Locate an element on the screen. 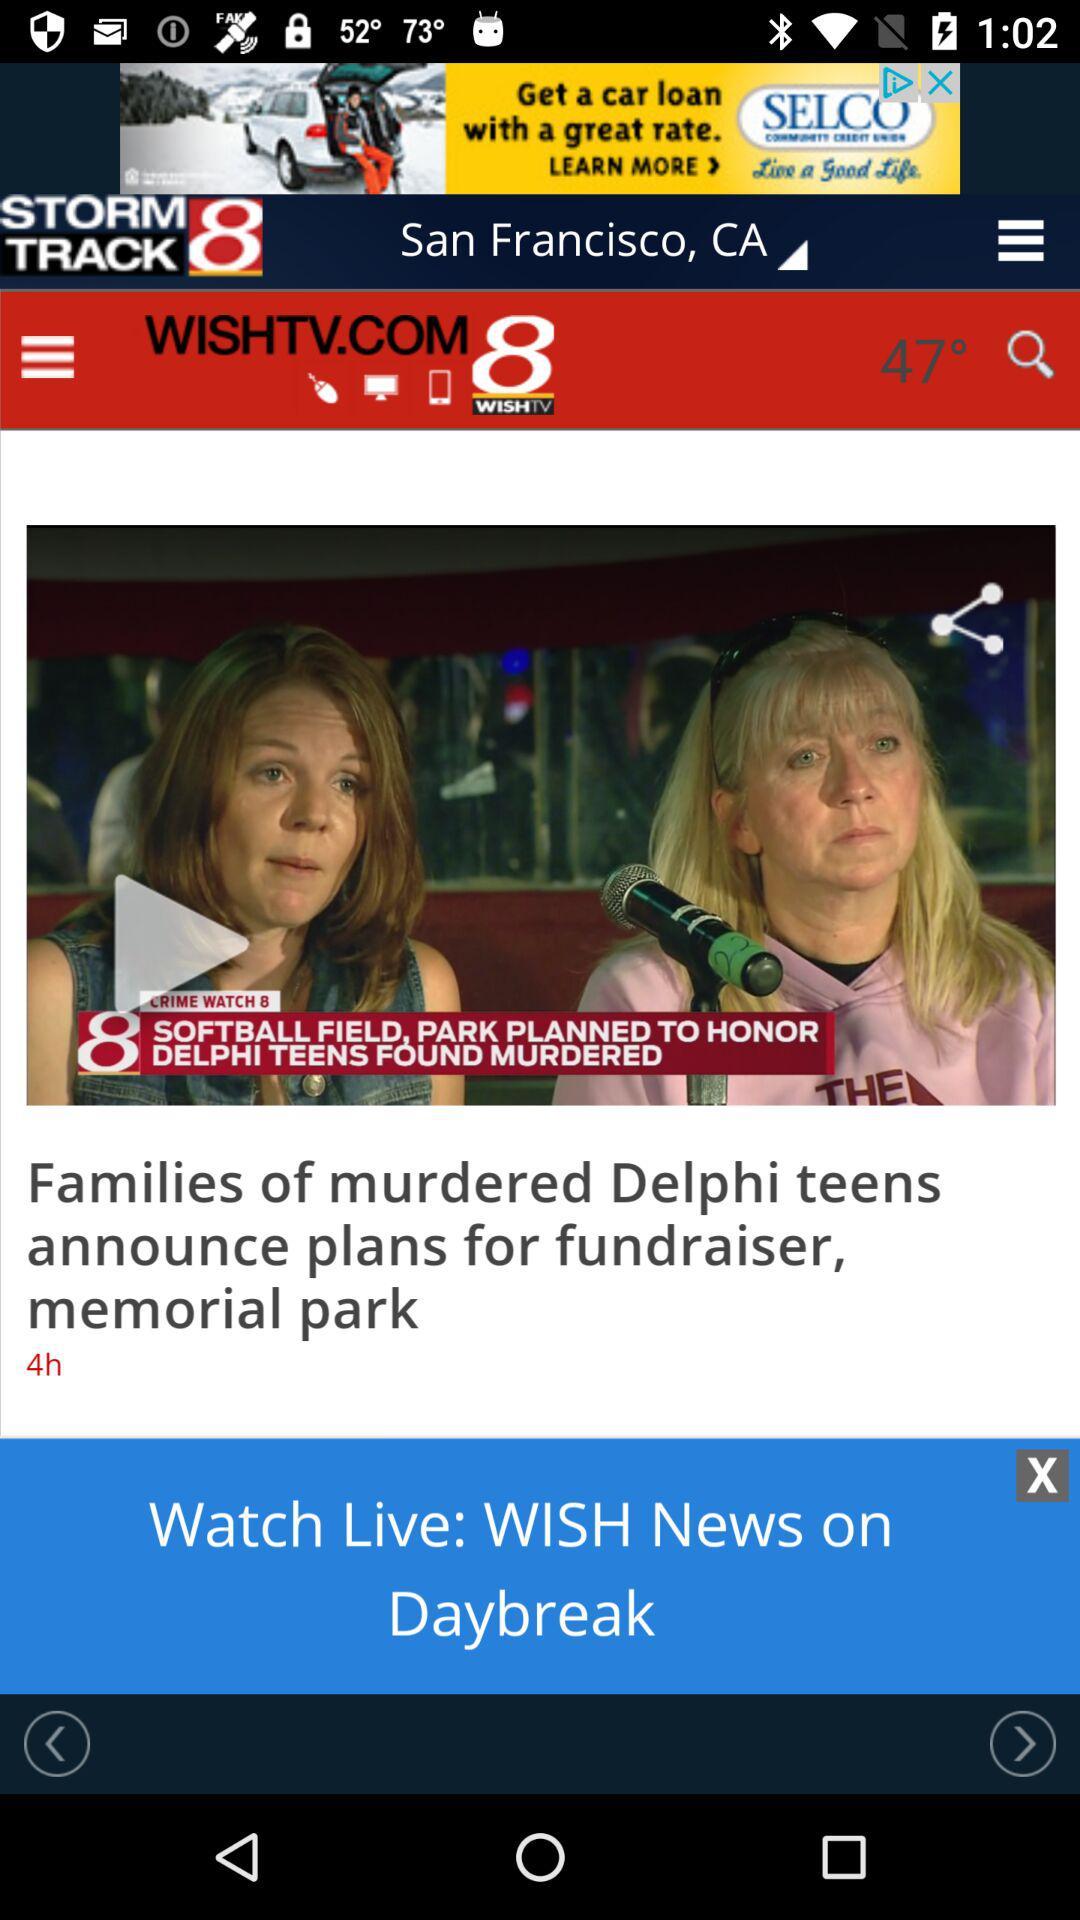 The height and width of the screenshot is (1920, 1080). screen is located at coordinates (540, 991).